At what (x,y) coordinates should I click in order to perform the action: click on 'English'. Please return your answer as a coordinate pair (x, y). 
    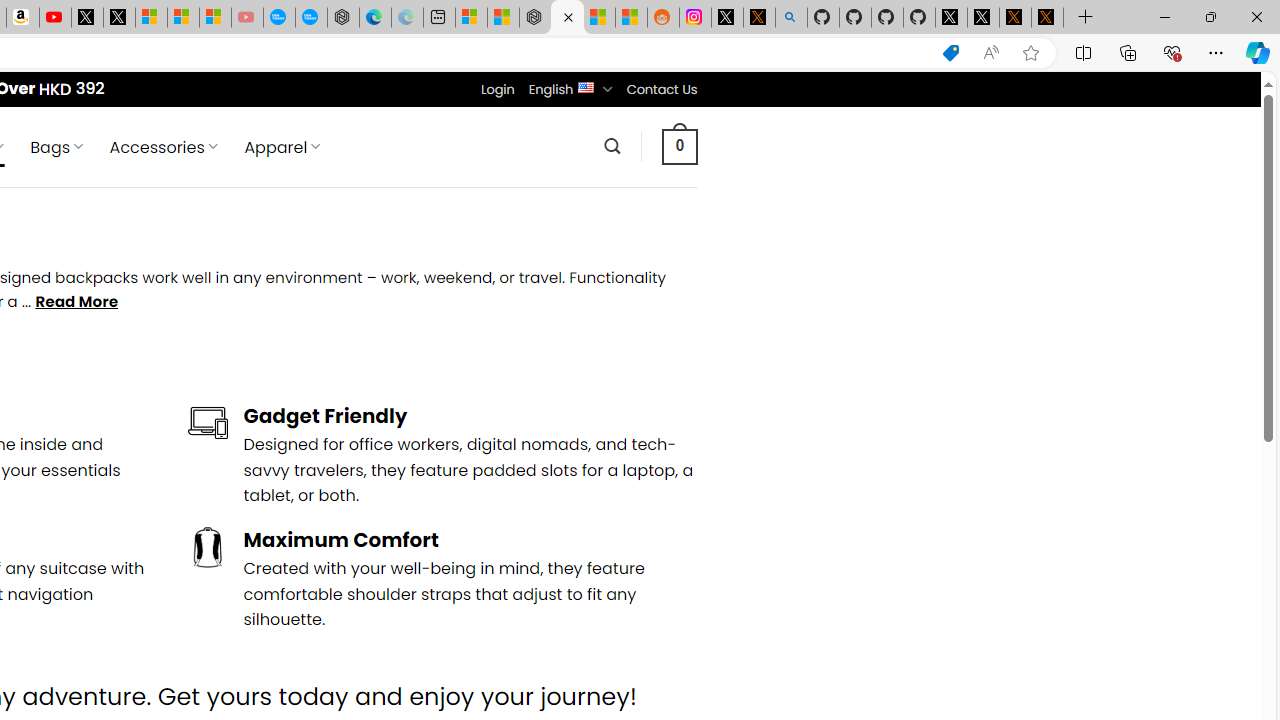
    Looking at the image, I should click on (585, 85).